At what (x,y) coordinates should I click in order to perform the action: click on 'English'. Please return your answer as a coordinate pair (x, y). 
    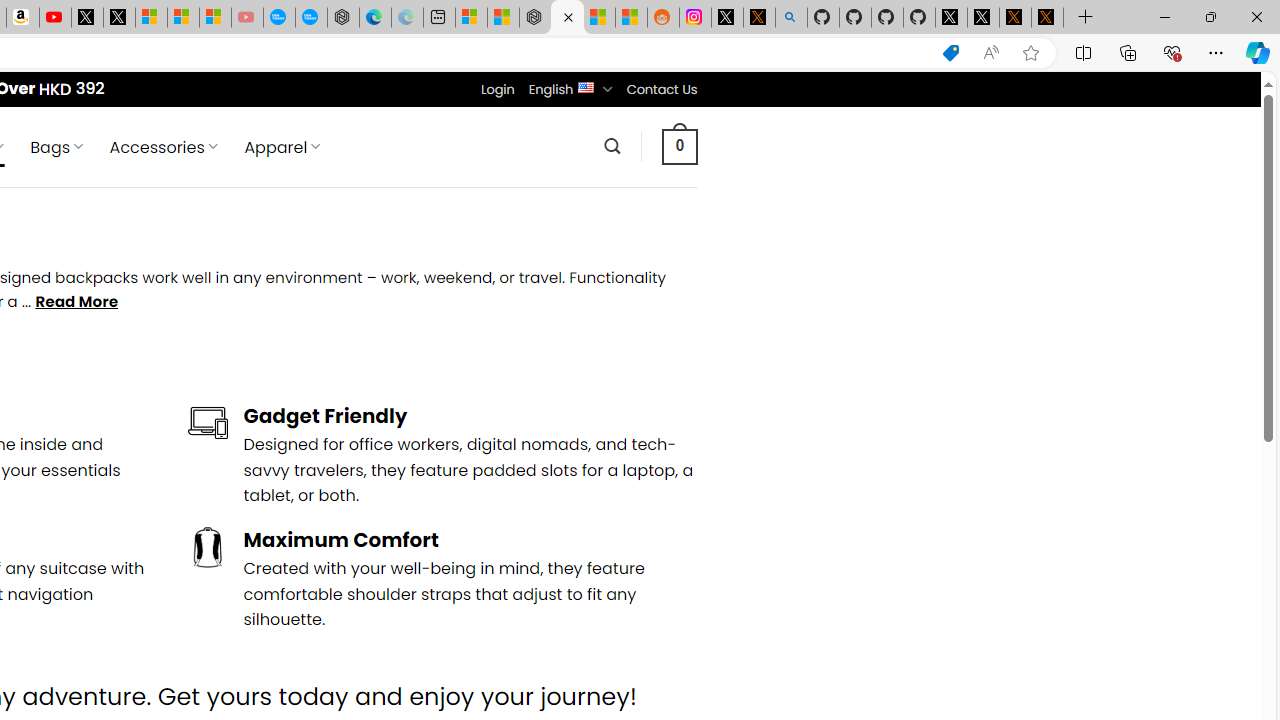
    Looking at the image, I should click on (585, 85).